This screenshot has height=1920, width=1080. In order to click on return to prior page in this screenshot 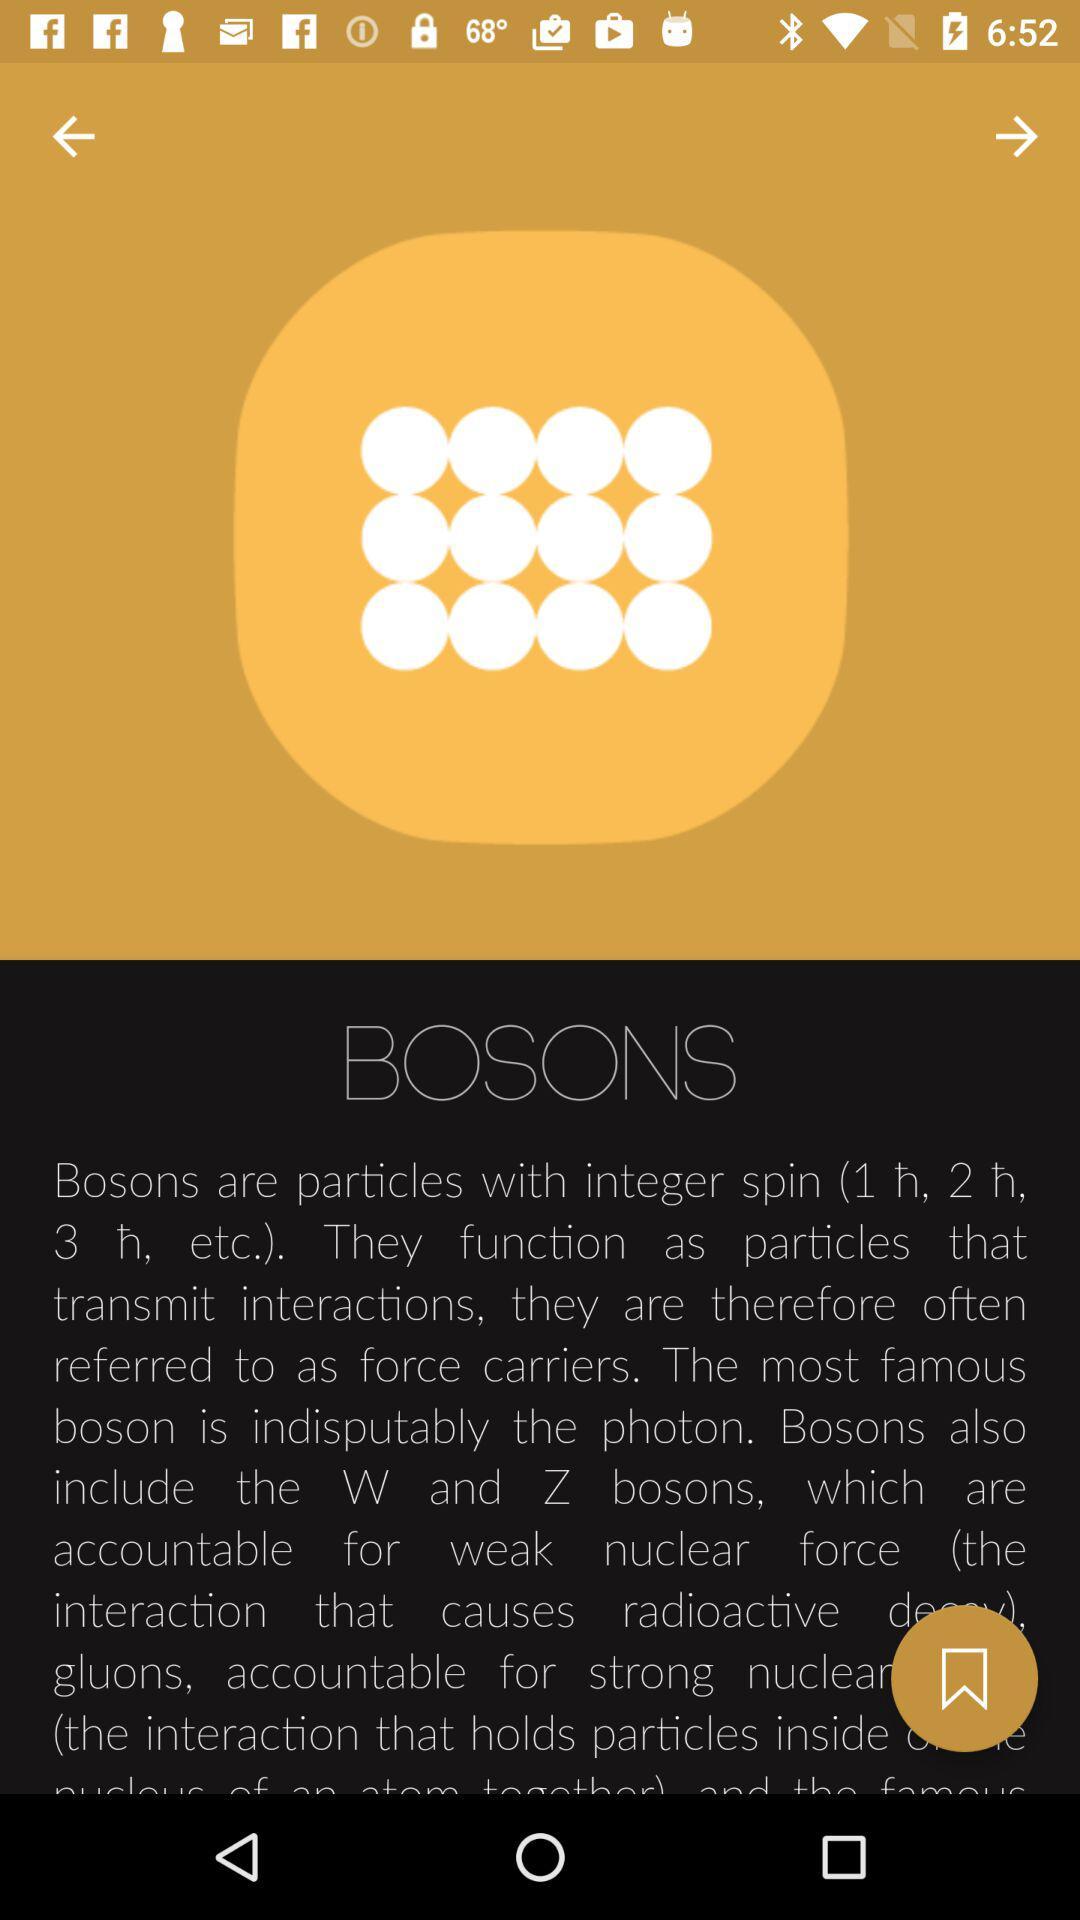, I will do `click(72, 135)`.